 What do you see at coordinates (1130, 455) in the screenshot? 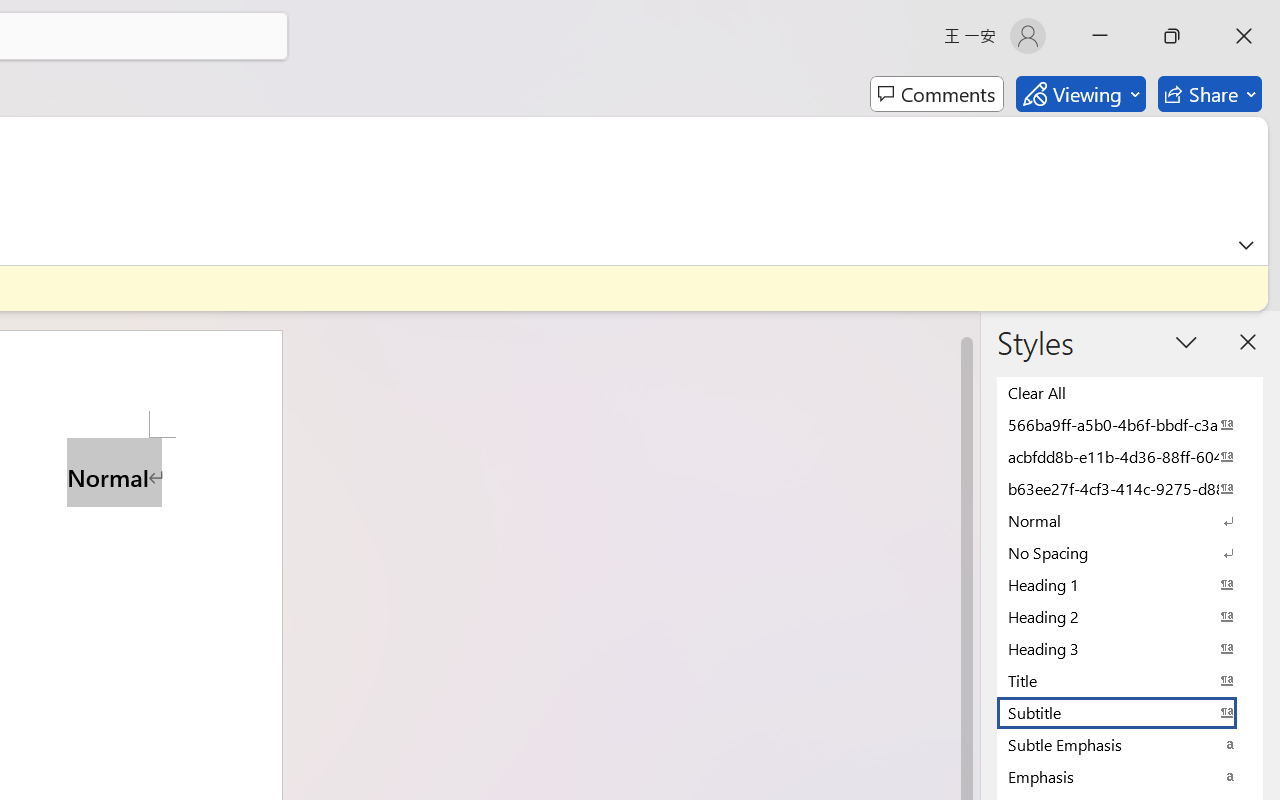
I see `'acbfdd8b-e11b-4d36-88ff-6049b138f862'` at bounding box center [1130, 455].